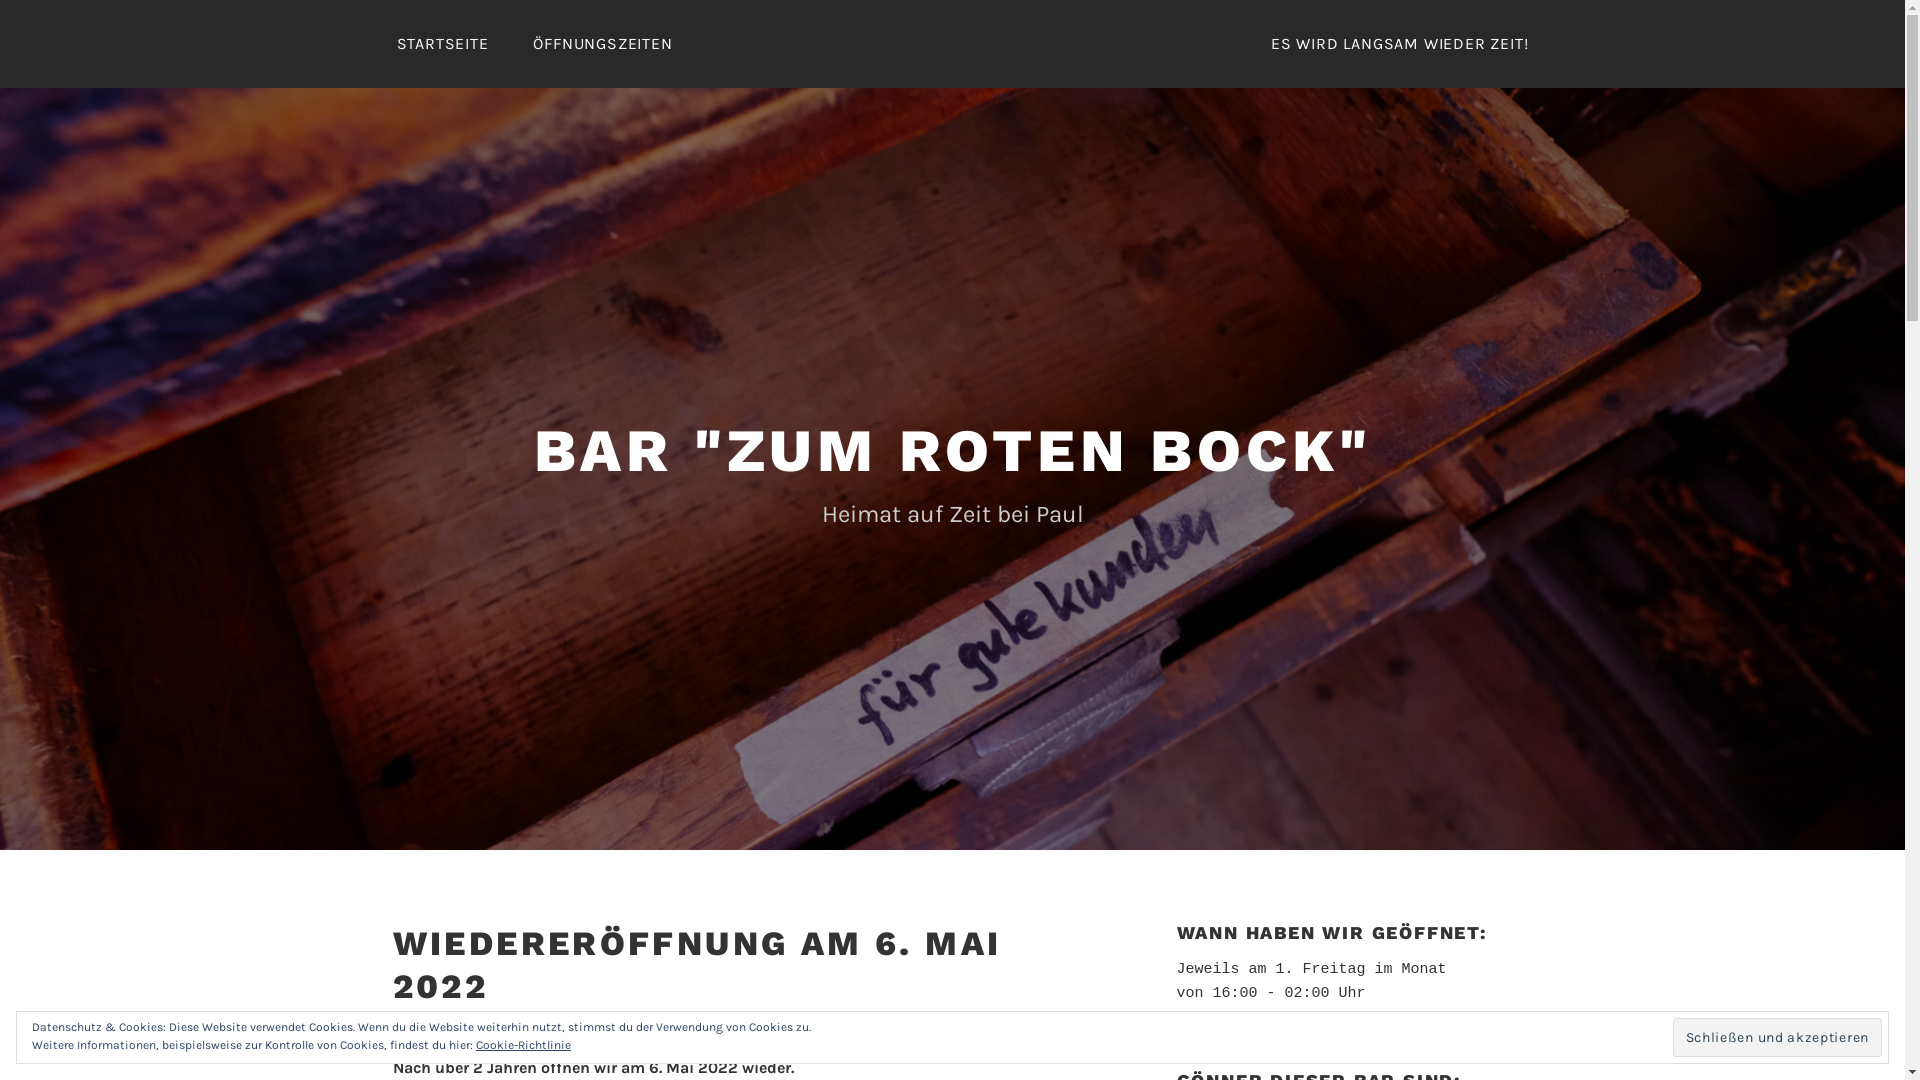  What do you see at coordinates (474, 1044) in the screenshot?
I see `'Cookie-Richtlinie'` at bounding box center [474, 1044].